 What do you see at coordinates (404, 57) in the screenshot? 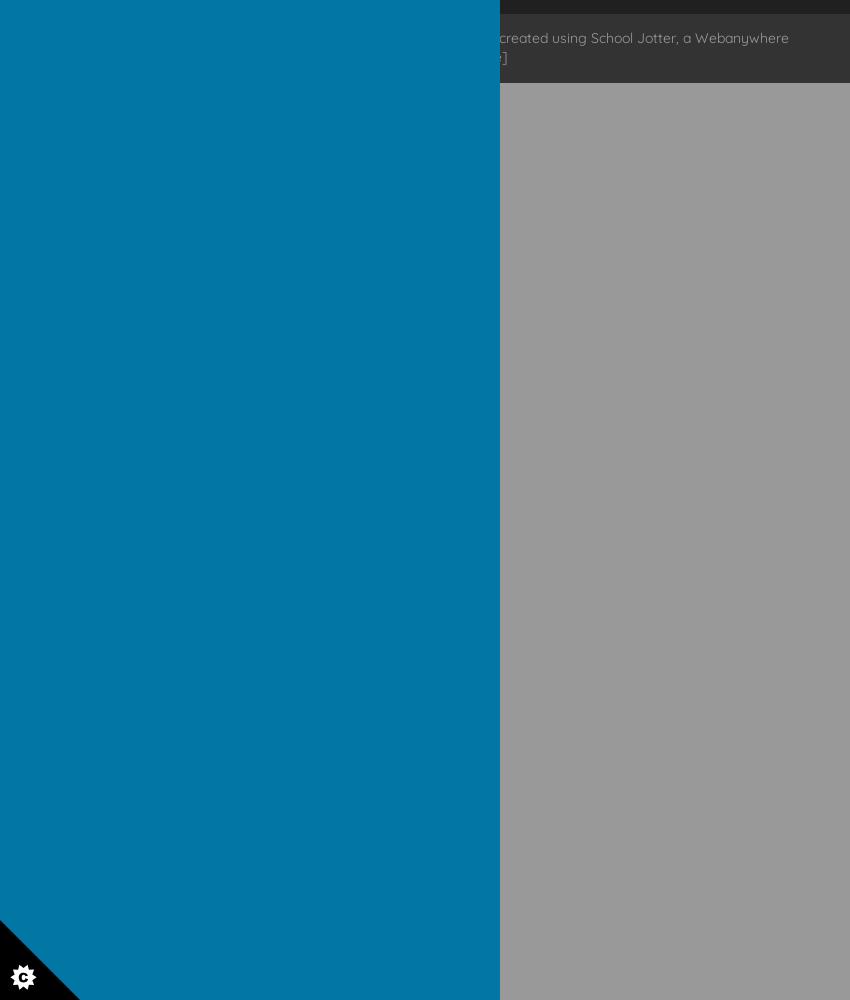
I see `'Administer Site'` at bounding box center [404, 57].